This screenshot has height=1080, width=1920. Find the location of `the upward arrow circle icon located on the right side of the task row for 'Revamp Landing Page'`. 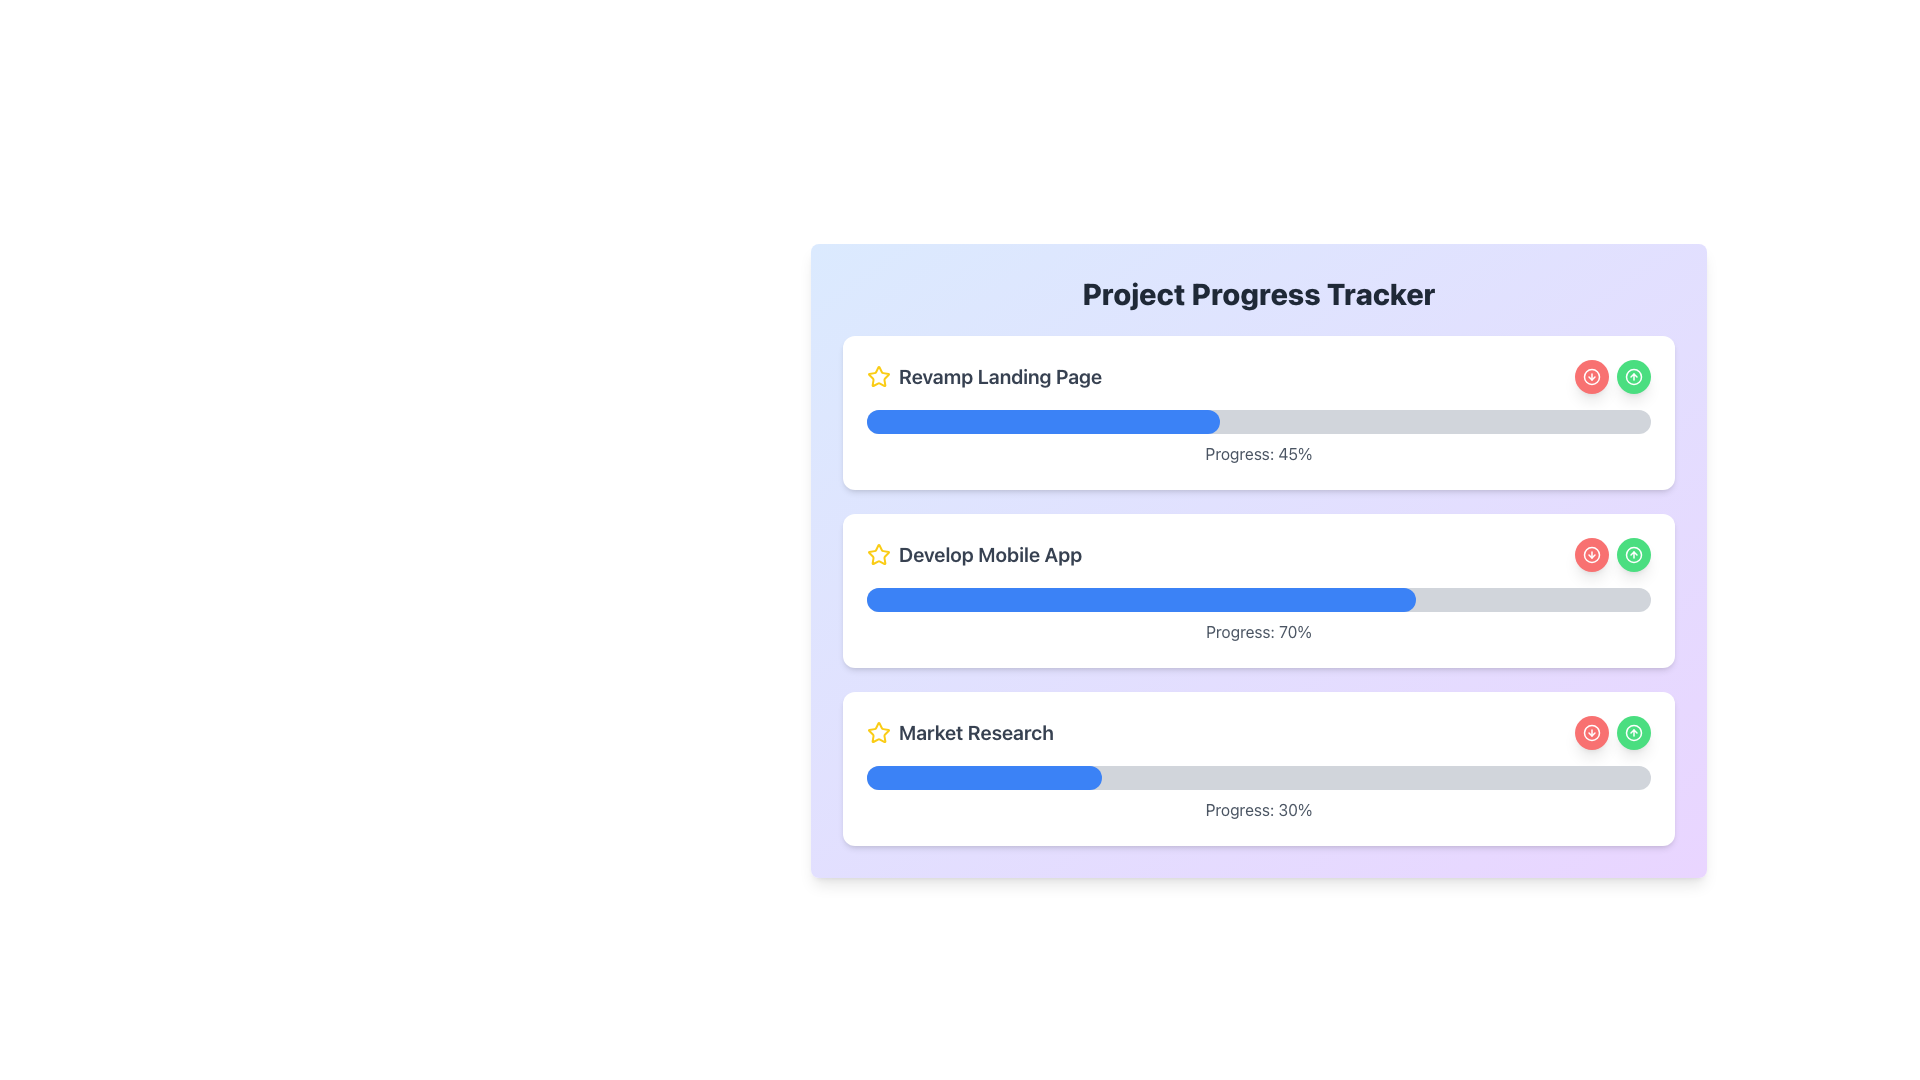

the upward arrow circle icon located on the right side of the task row for 'Revamp Landing Page' is located at coordinates (1633, 377).